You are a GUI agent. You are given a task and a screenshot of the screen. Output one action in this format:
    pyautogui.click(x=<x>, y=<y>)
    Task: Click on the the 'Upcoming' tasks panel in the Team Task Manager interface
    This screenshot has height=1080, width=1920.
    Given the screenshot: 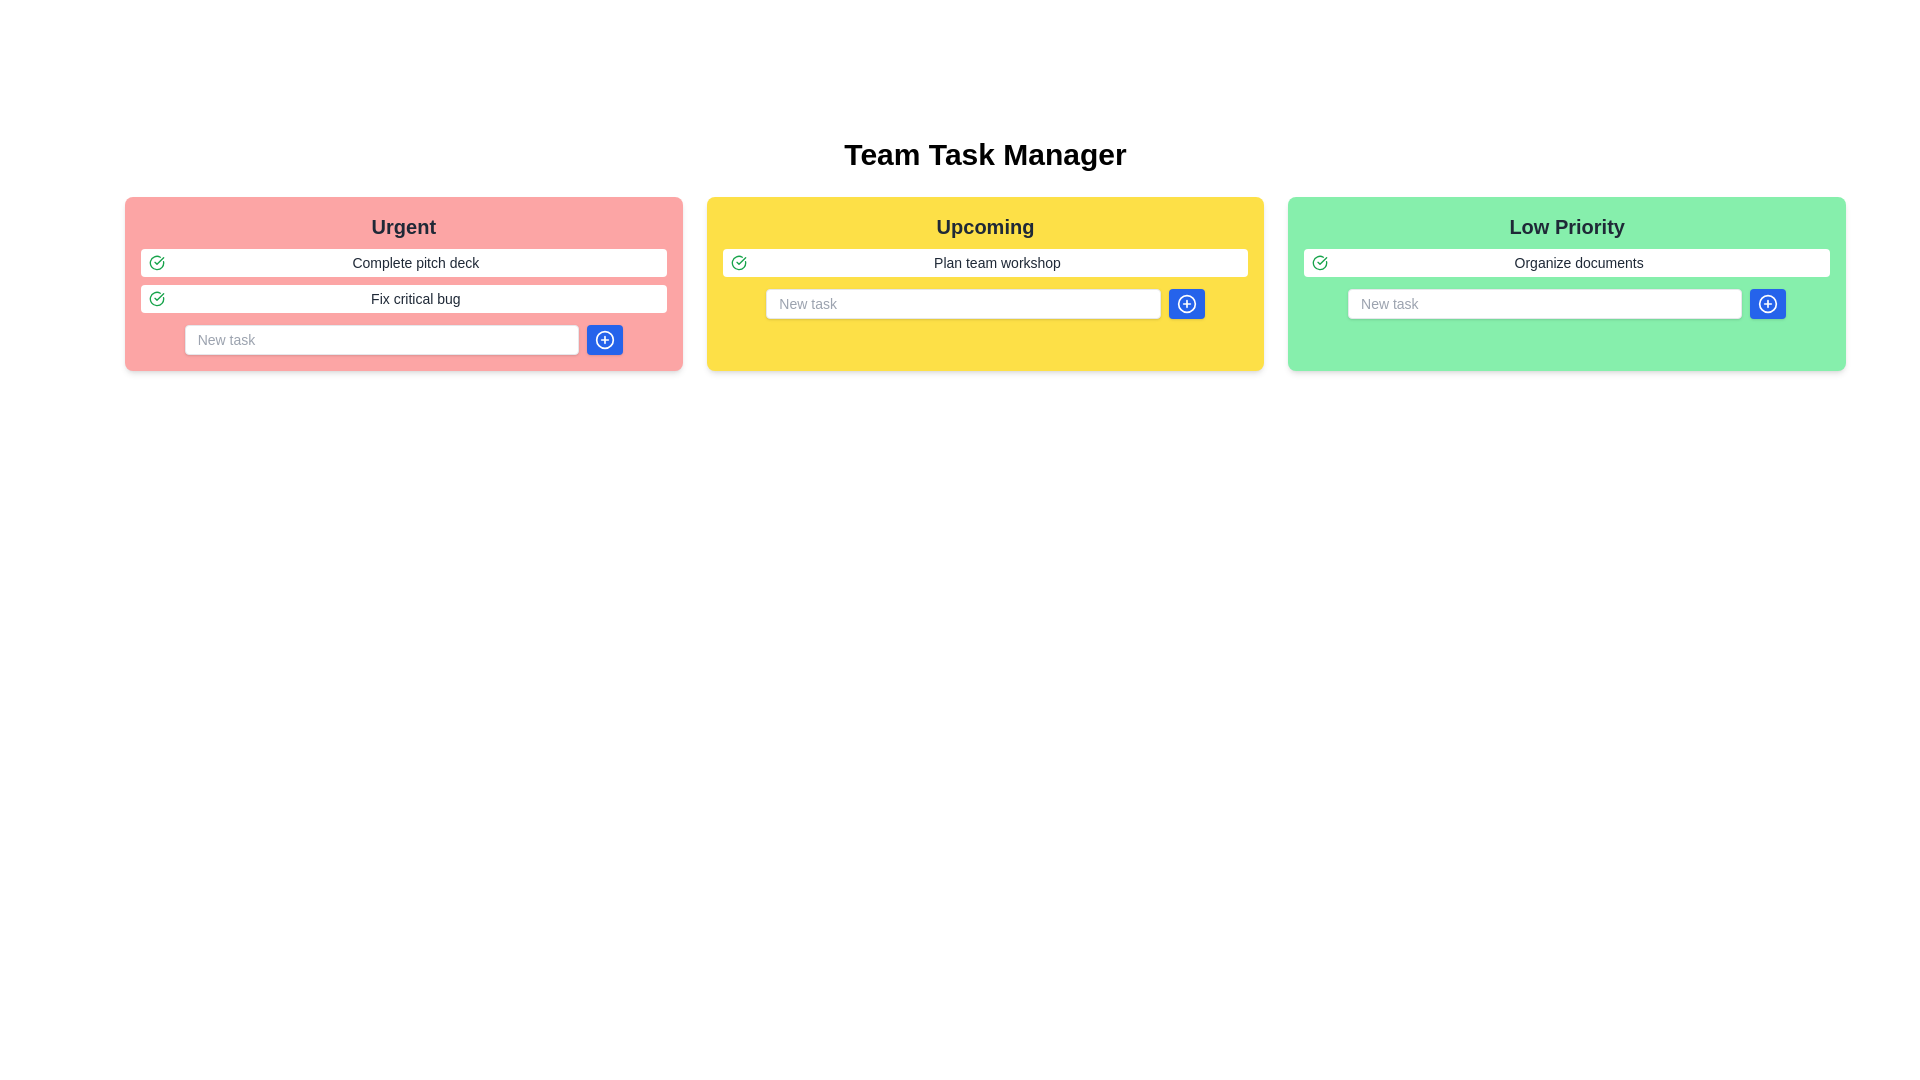 What is the action you would take?
    pyautogui.click(x=985, y=284)
    